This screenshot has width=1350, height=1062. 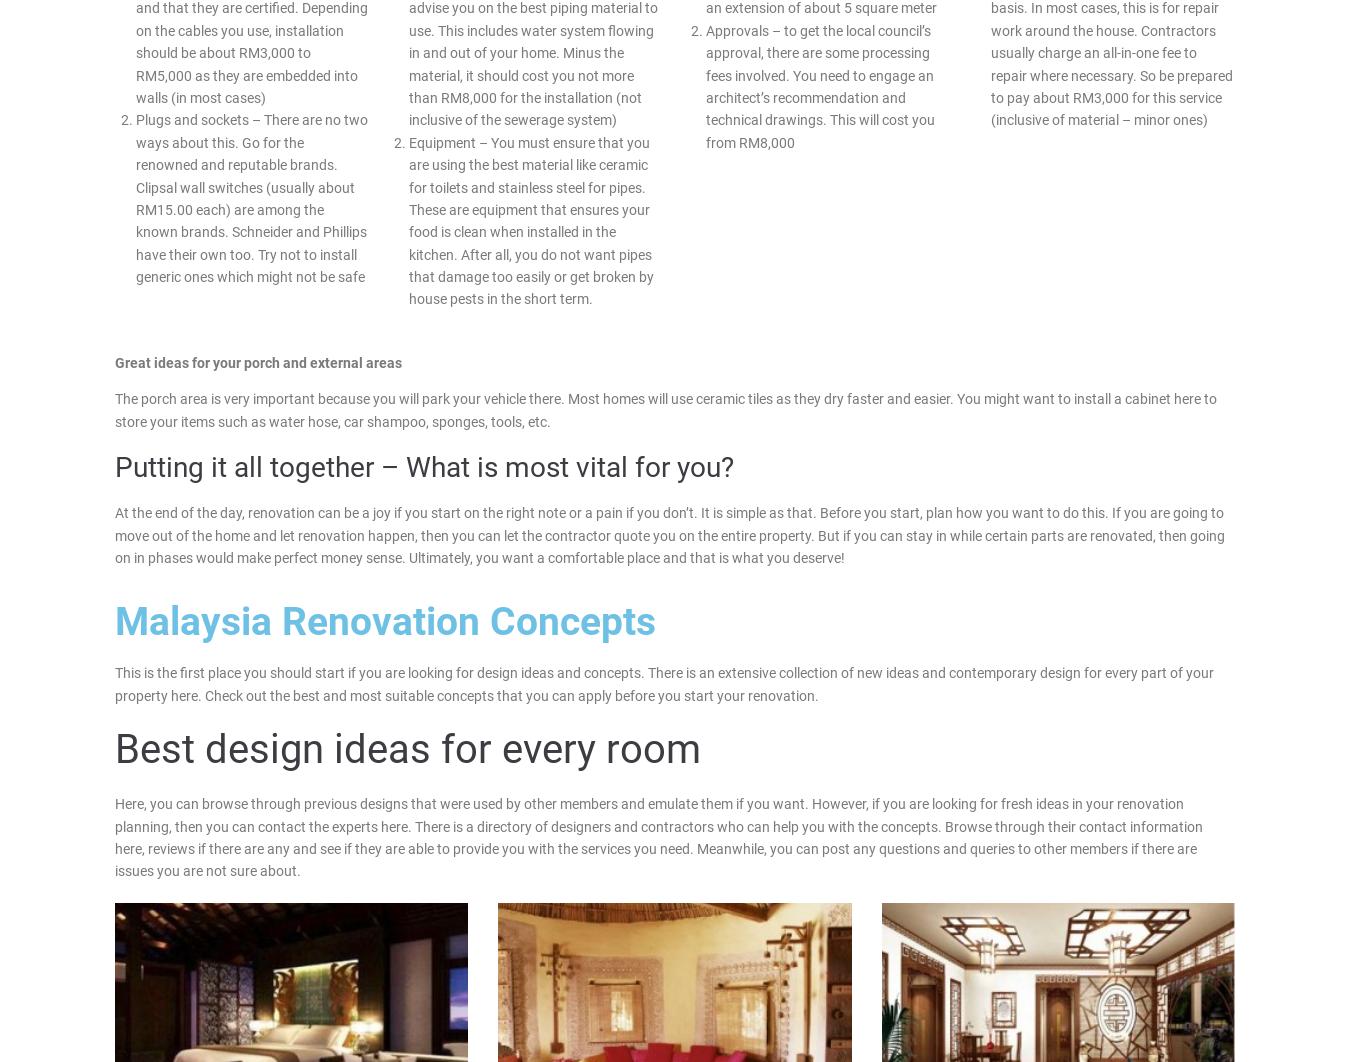 What do you see at coordinates (665, 409) in the screenshot?
I see `'The porch area is very important because you will park your vehicle there. Most homes will use ceramic tiles as they dry faster and easier. You might want to install a cabinet here to store your items such as water hose, car shampoo, sponges, tools, etc.'` at bounding box center [665, 409].